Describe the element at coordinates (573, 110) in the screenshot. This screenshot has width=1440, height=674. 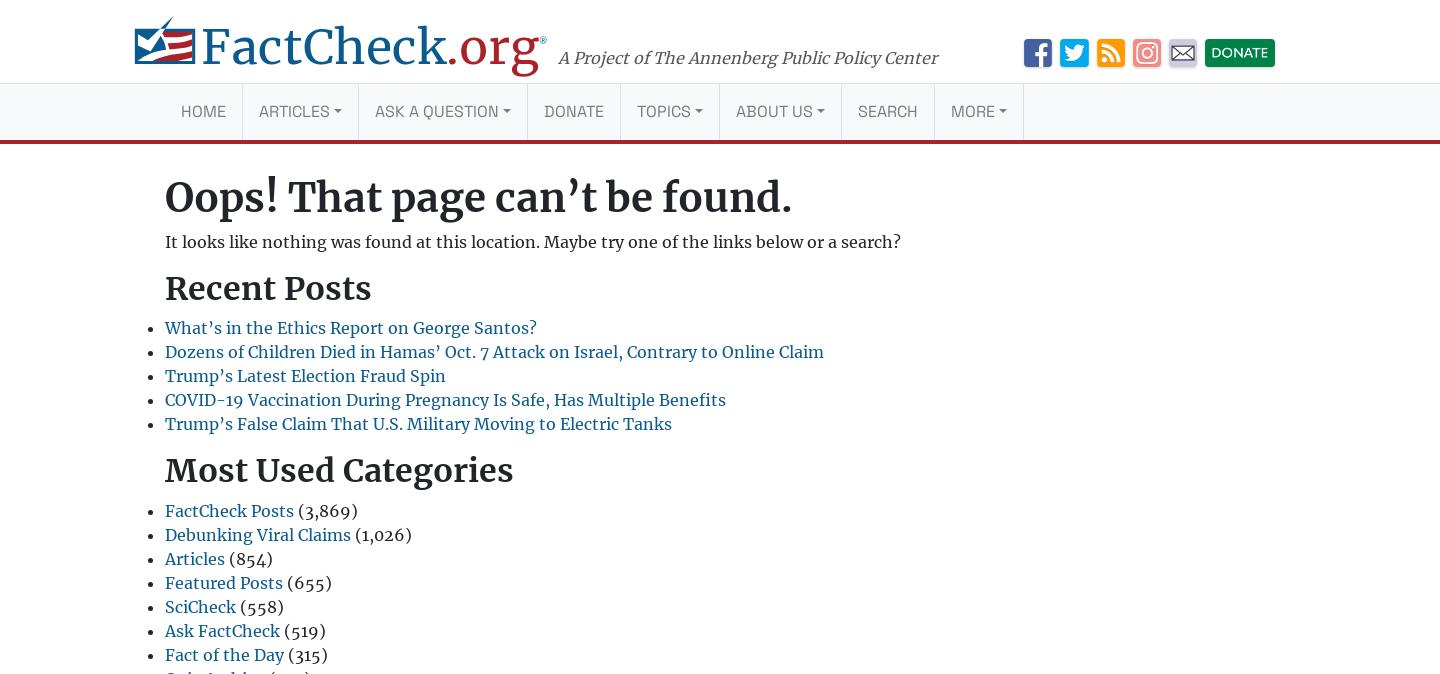
I see `'Donate'` at that location.